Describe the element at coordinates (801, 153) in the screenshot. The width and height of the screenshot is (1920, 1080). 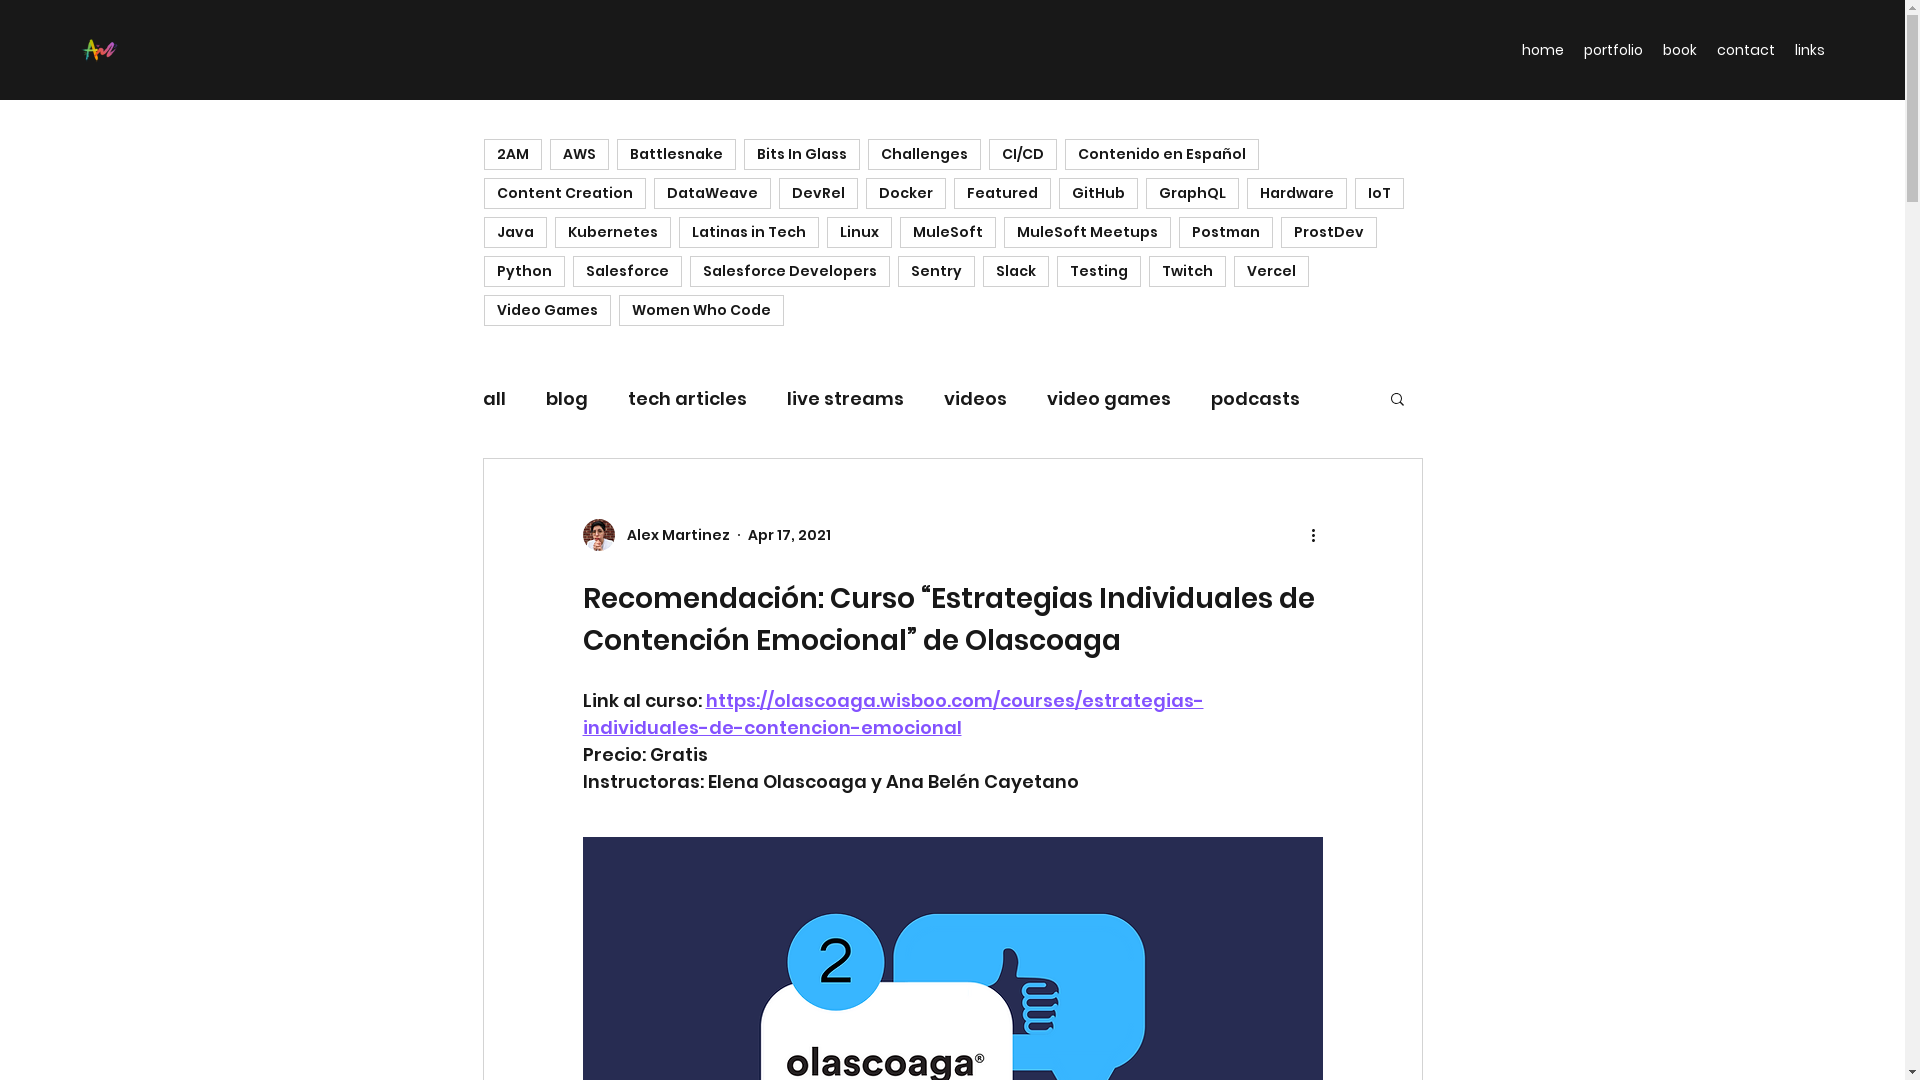
I see `'Bits In Glass'` at that location.